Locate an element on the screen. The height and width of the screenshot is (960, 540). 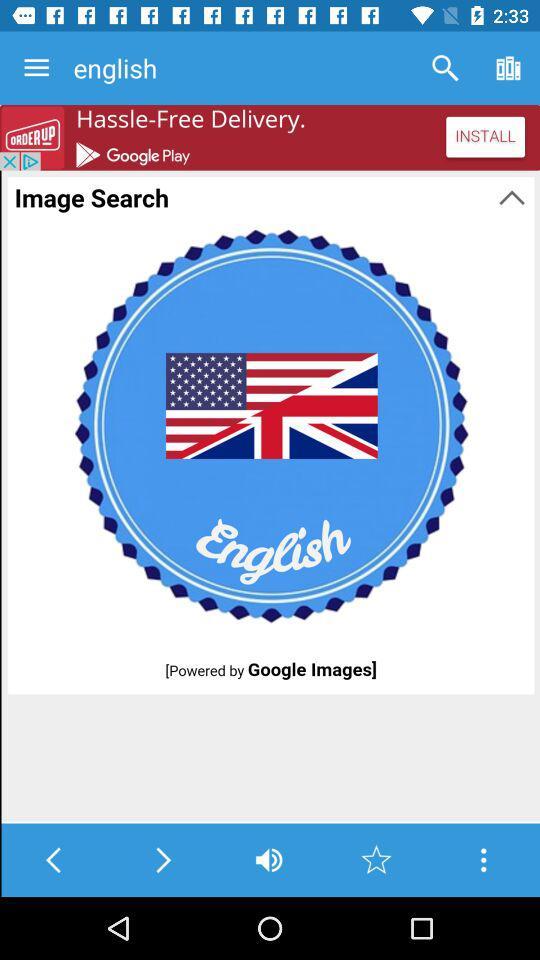
go the options is located at coordinates (482, 859).